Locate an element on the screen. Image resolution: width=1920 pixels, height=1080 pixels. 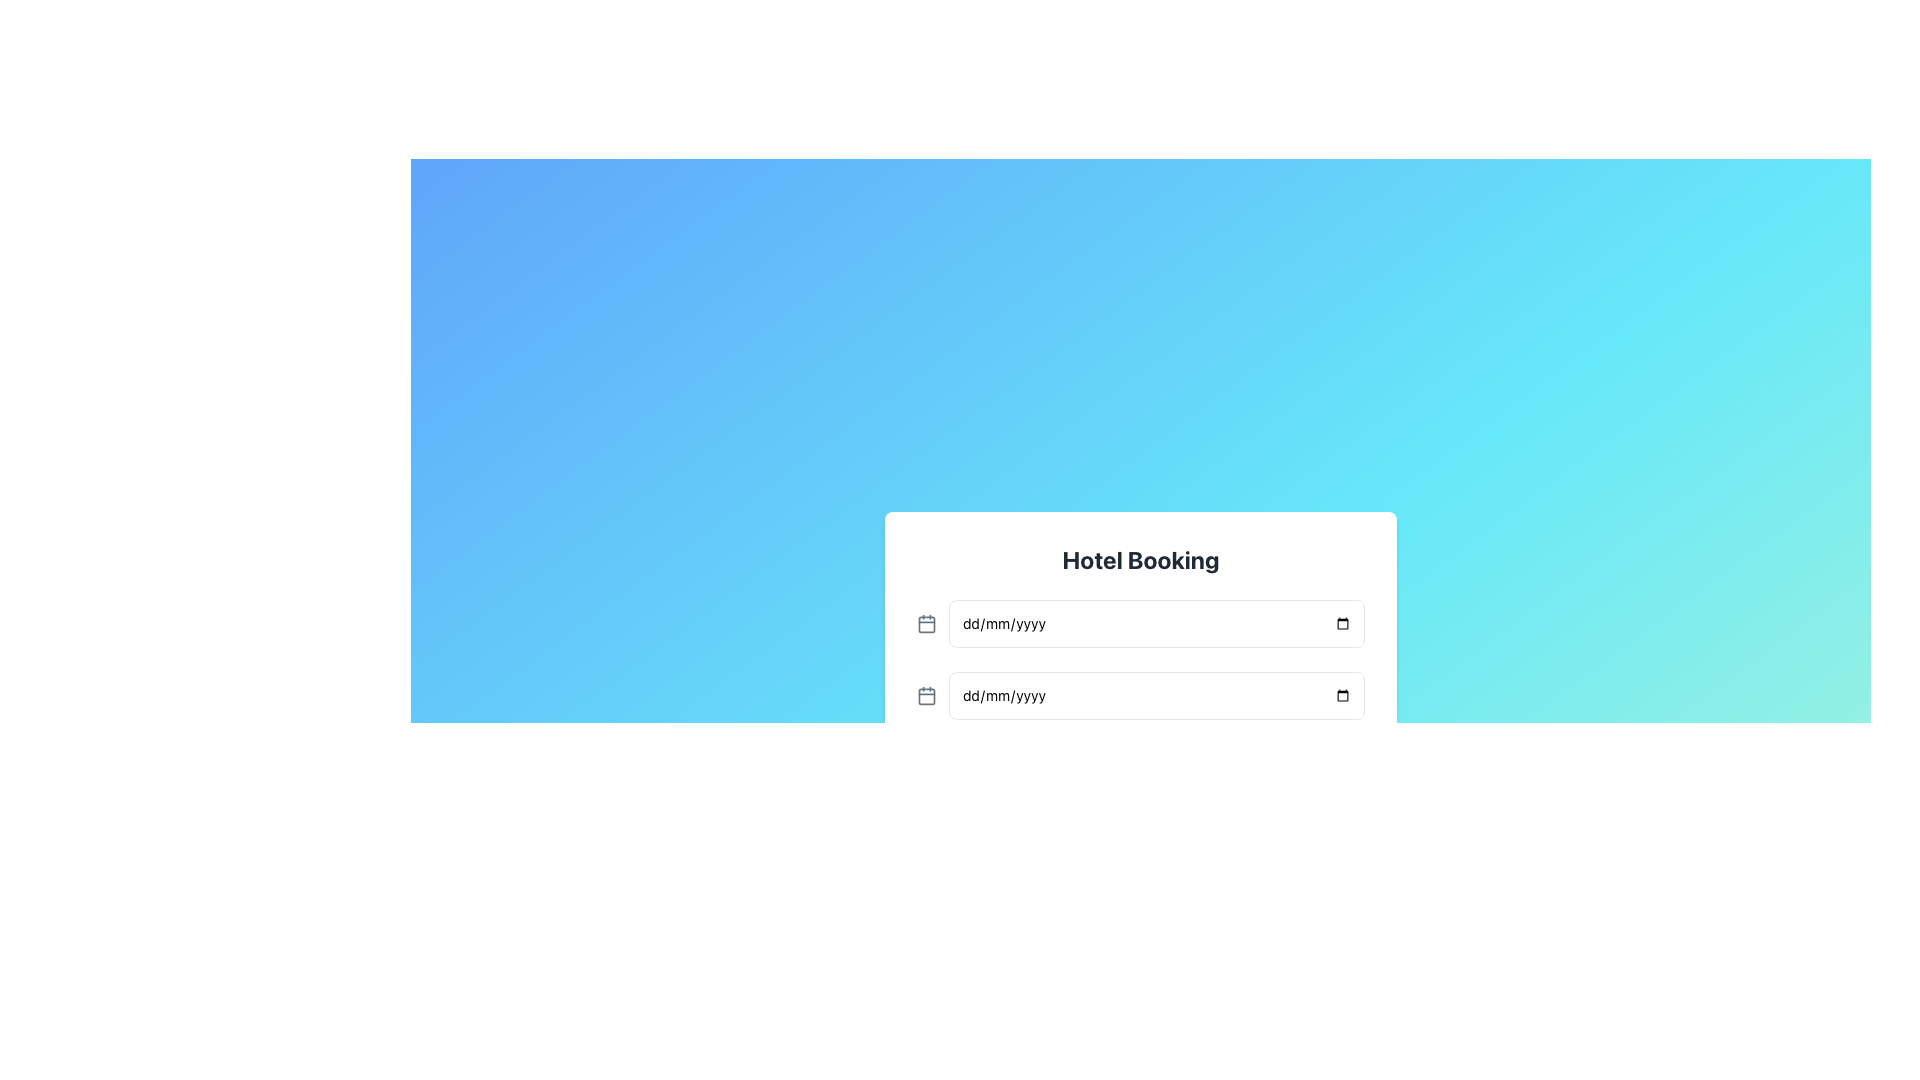
the calendar icon, which is located on the left side of the first row in a form-like layout, directly beside a text input box is located at coordinates (925, 623).